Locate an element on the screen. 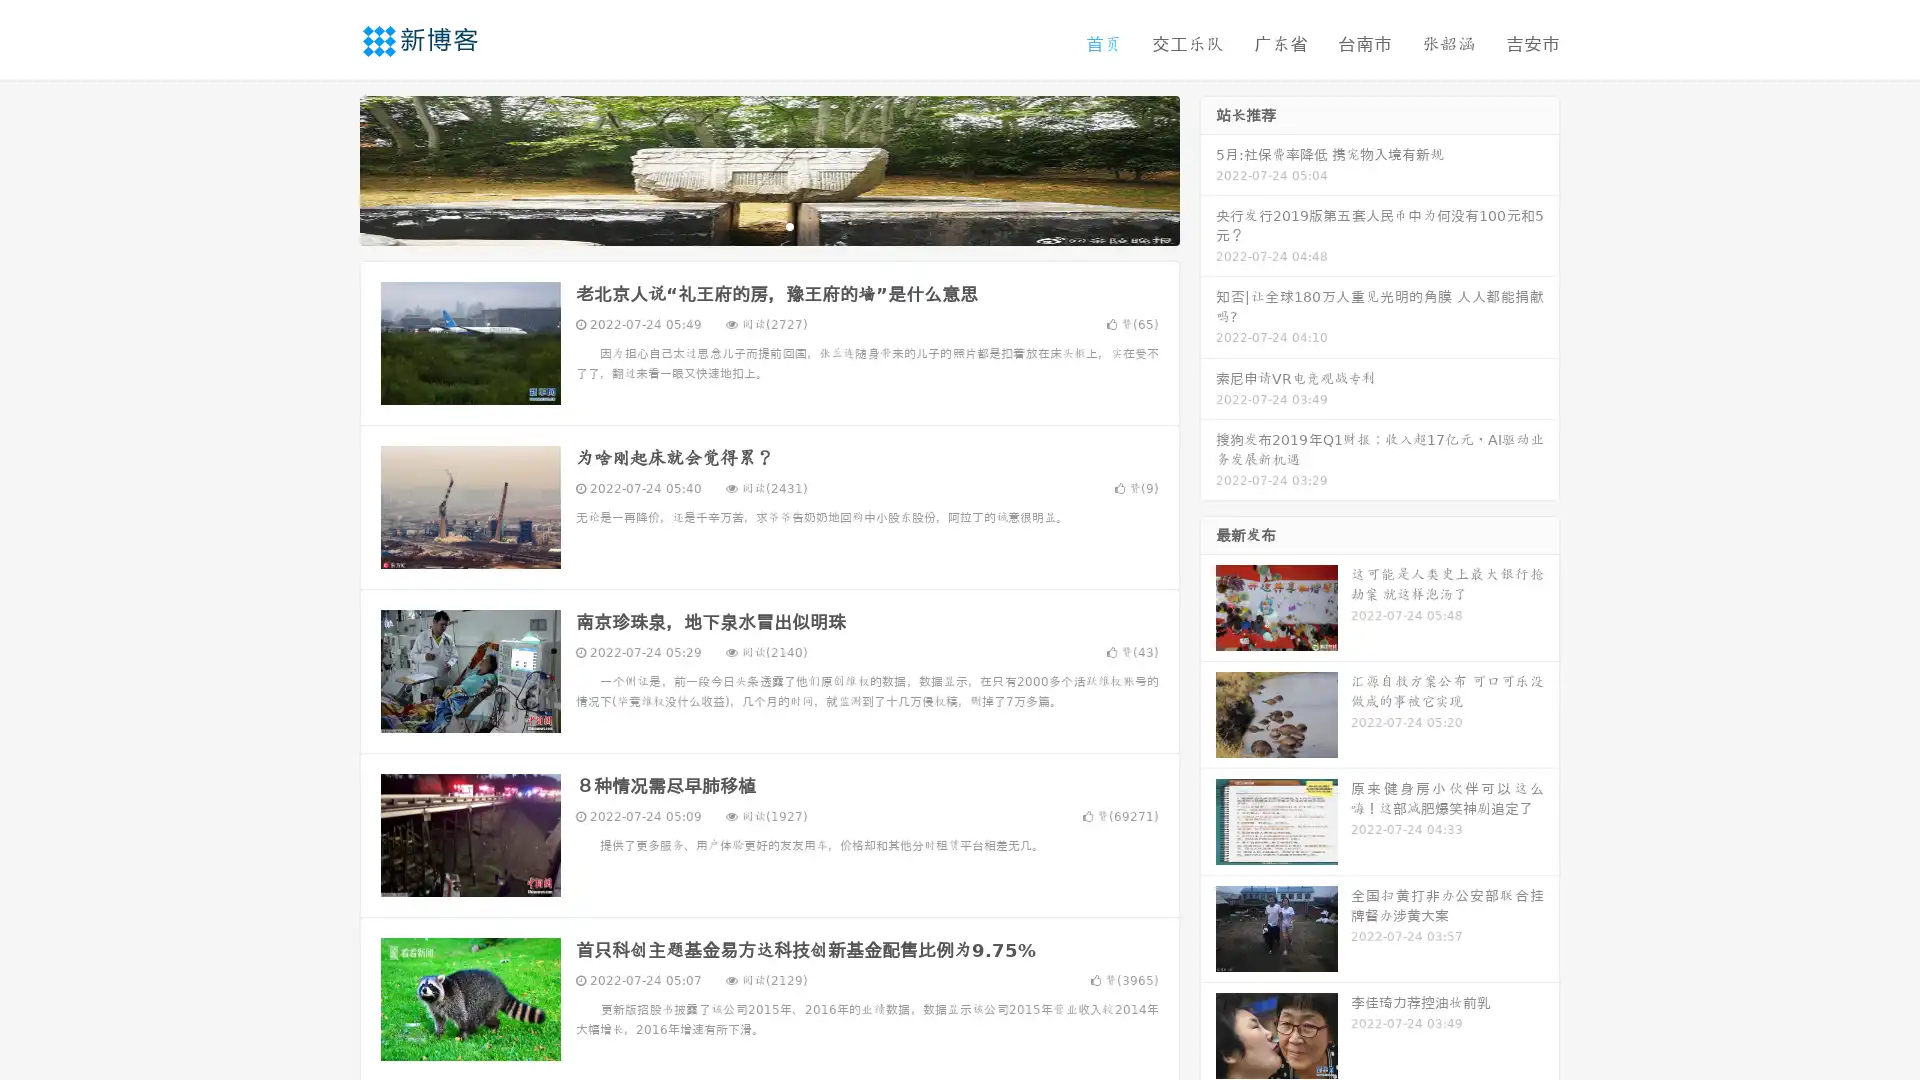 The width and height of the screenshot is (1920, 1080). Go to slide 3 is located at coordinates (789, 225).